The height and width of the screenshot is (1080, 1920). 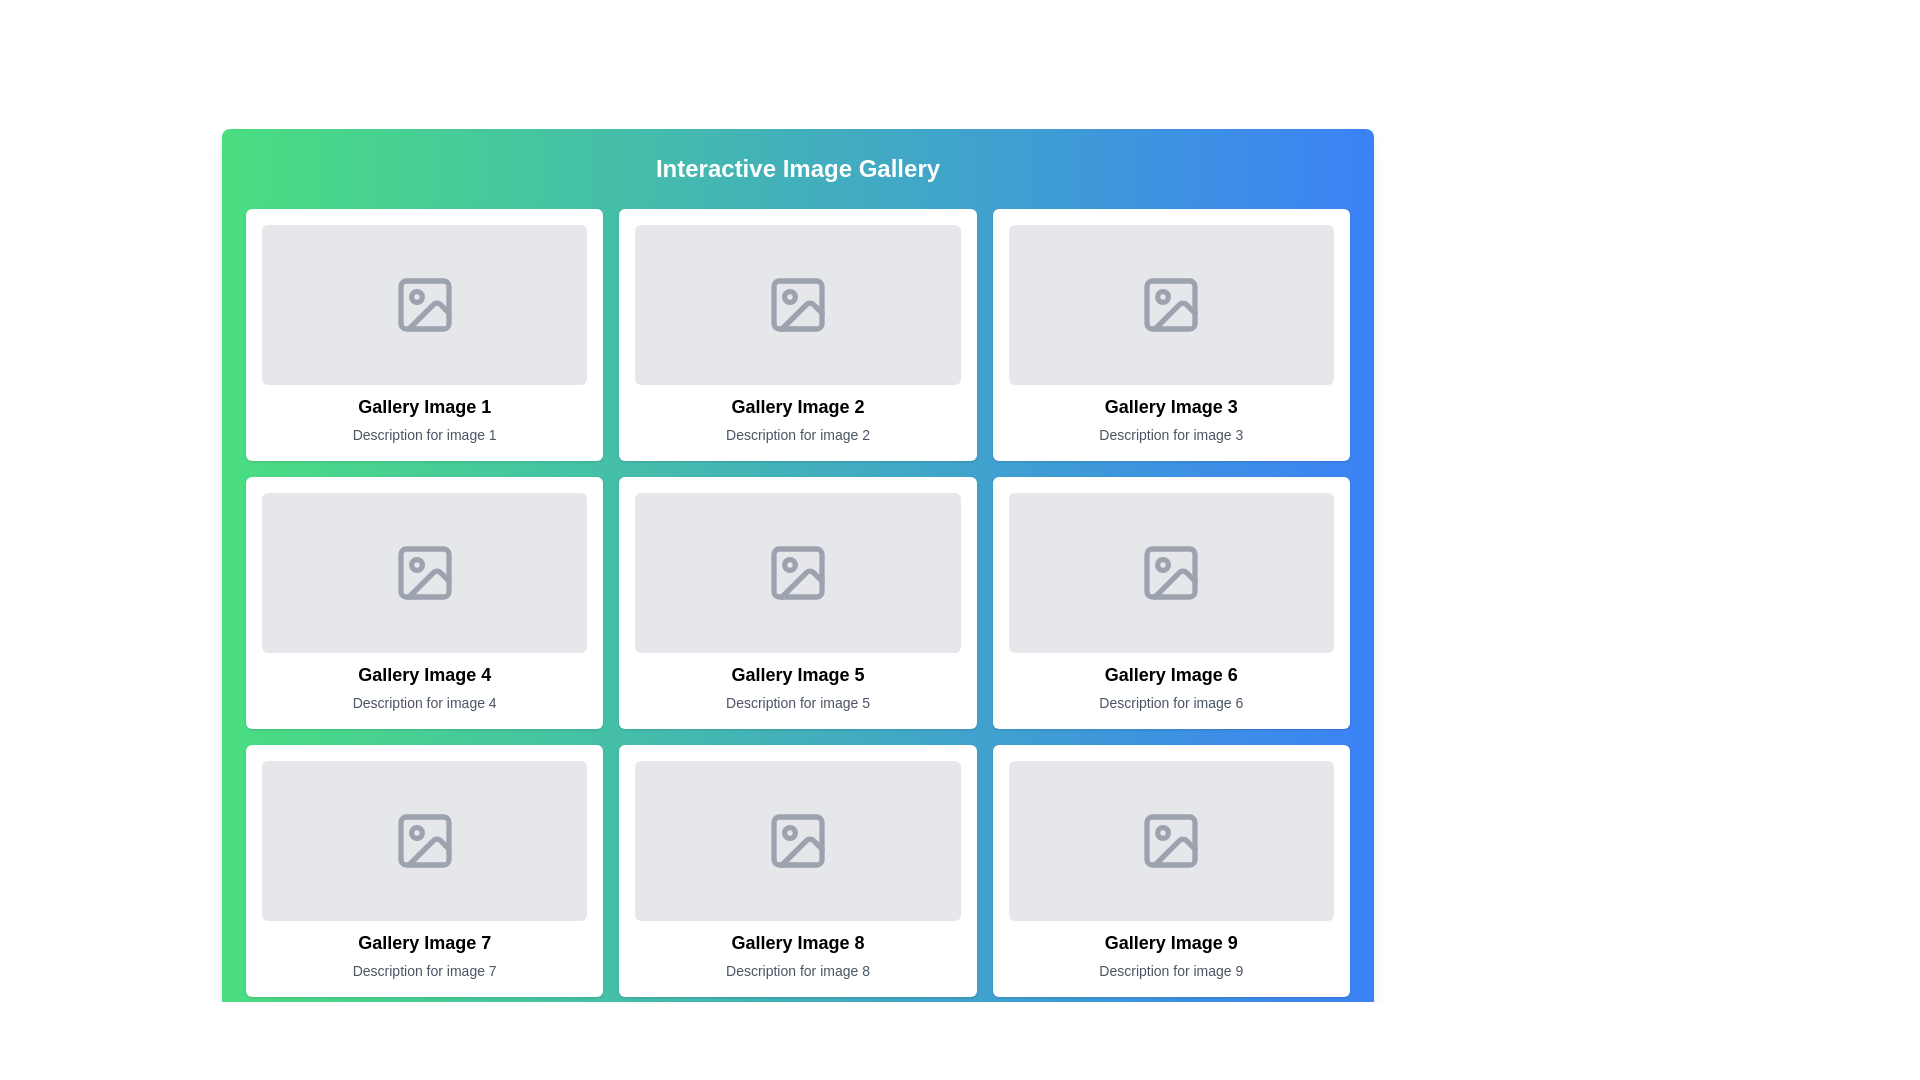 I want to click on the Circle graphic element located in the second row and second column of the gallery item placeholder, specifically within 'Gallery Image 5', so click(x=788, y=564).